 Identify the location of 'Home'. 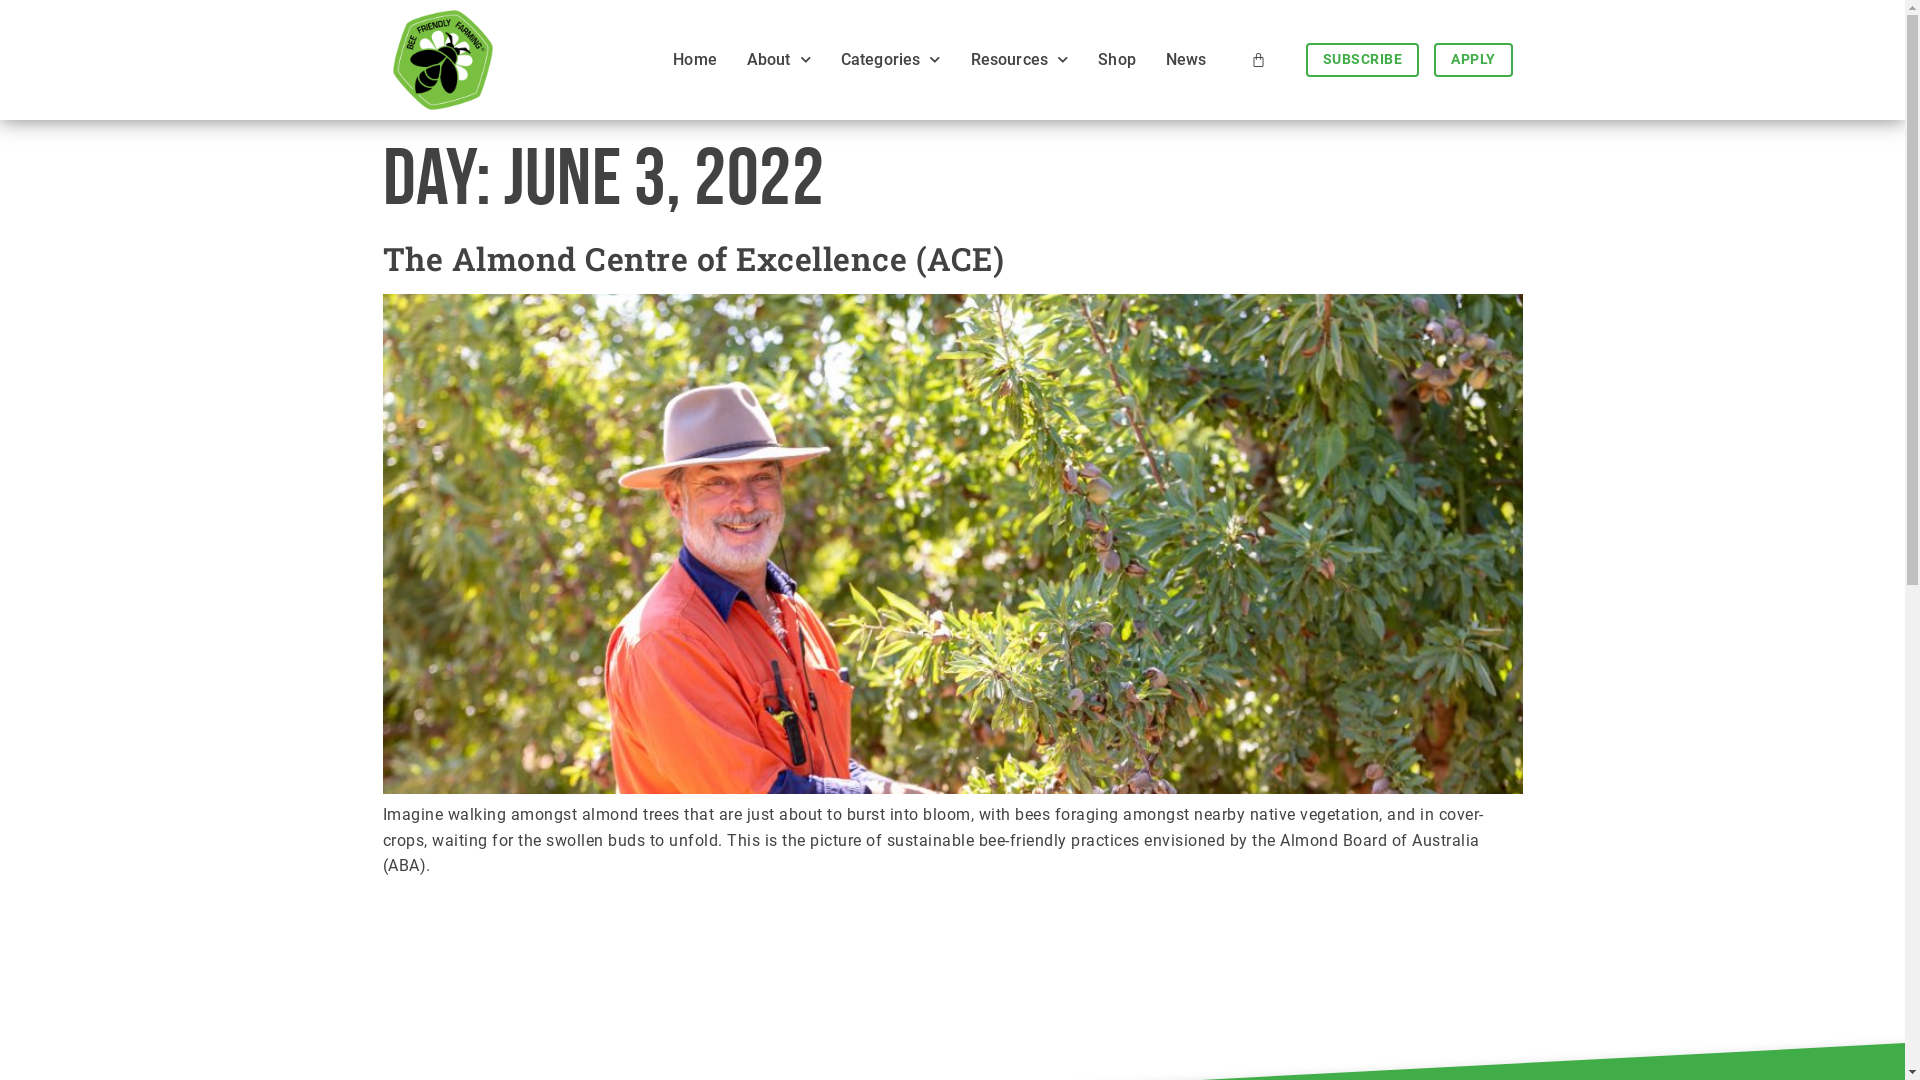
(695, 59).